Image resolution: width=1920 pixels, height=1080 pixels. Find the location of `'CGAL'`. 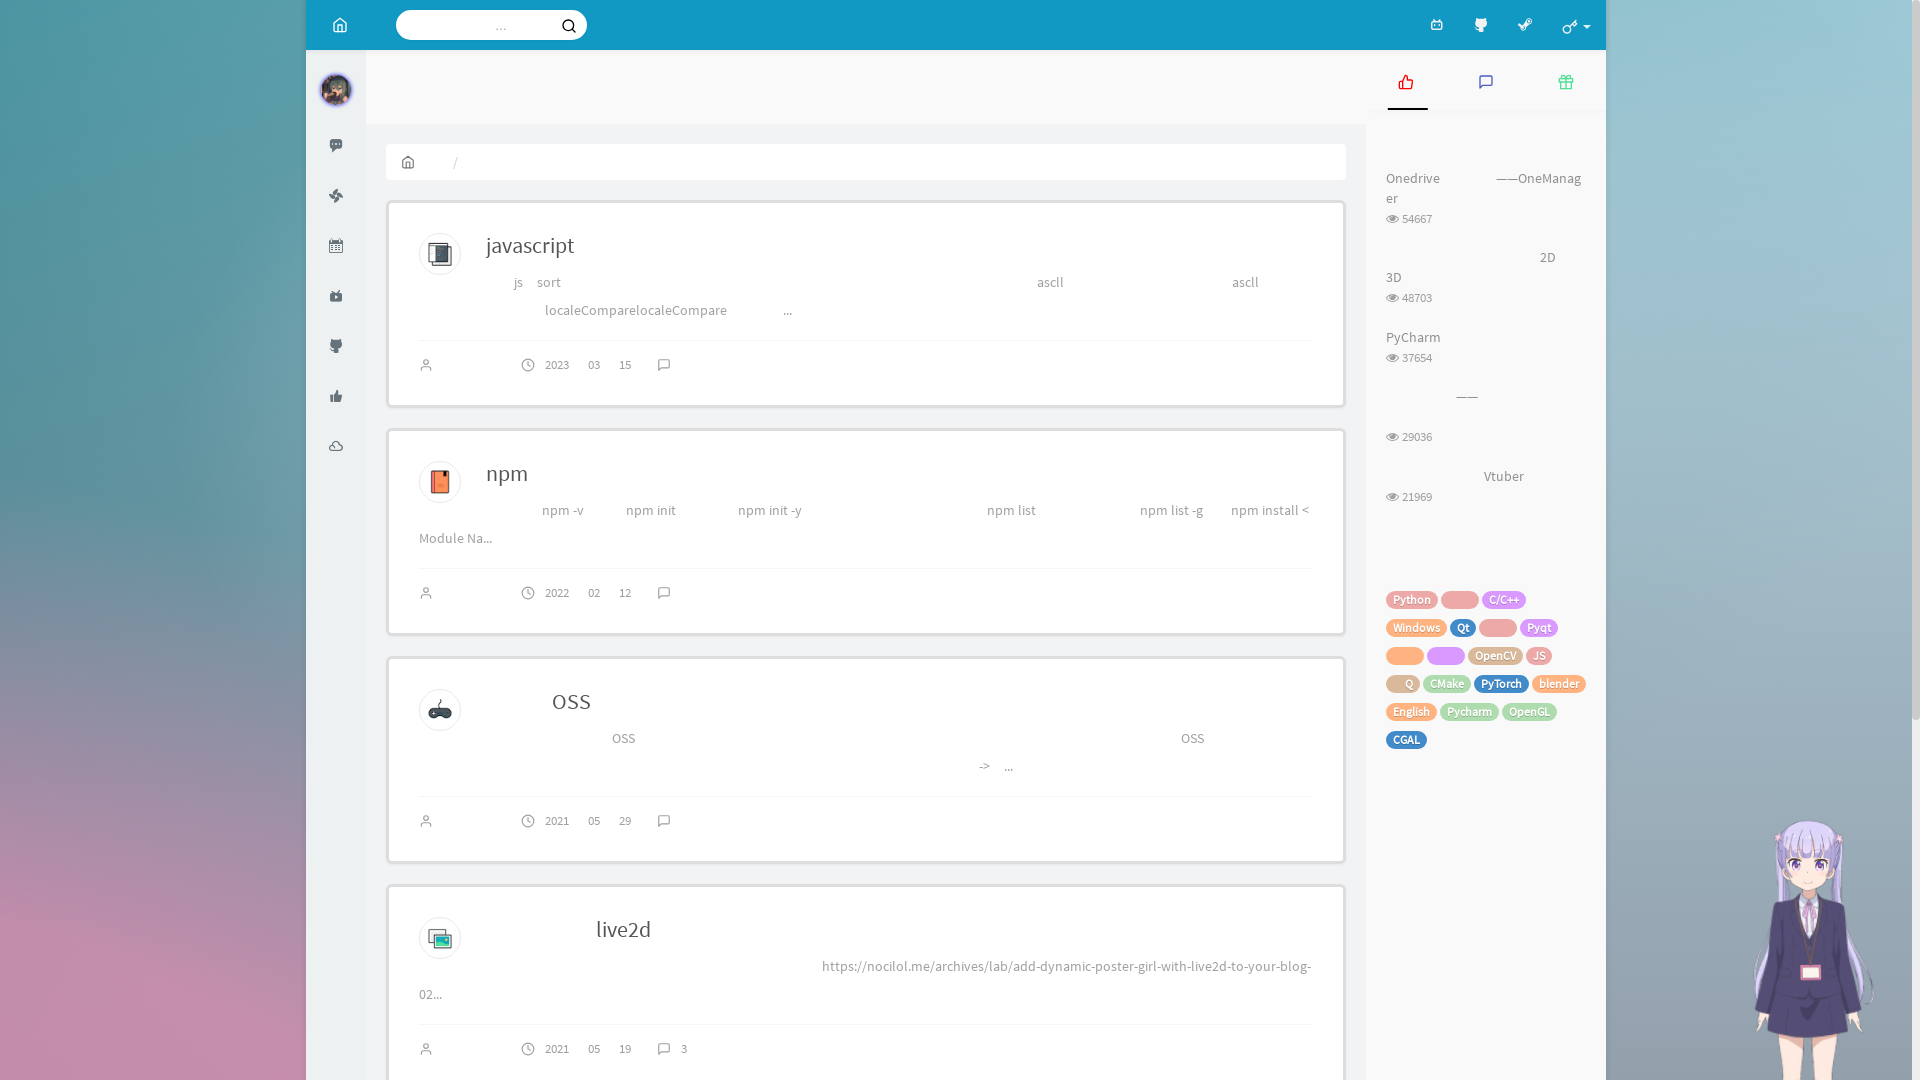

'CGAL' is located at coordinates (1405, 740).